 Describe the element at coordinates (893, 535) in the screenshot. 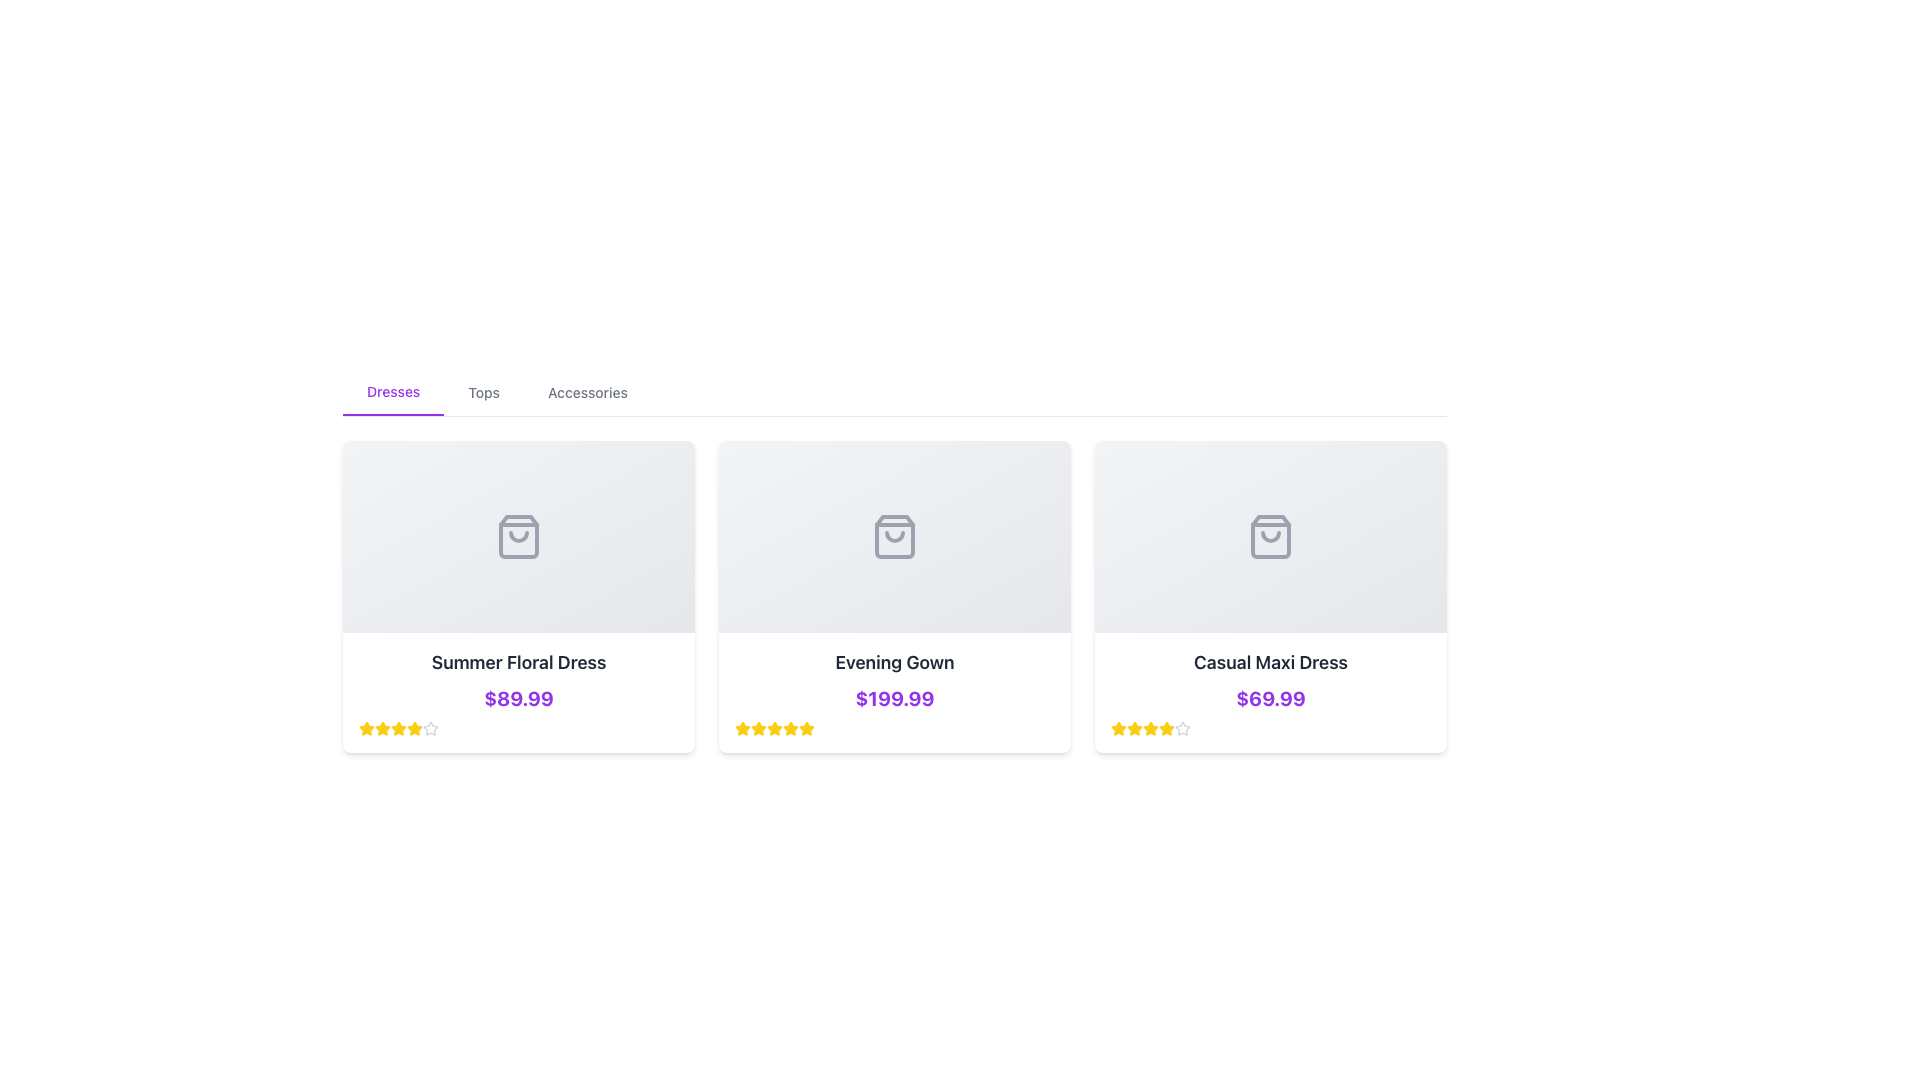

I see `the shopping bag icon, which is styled in gray and located within the 'Evening Gown' card in the UI` at that location.